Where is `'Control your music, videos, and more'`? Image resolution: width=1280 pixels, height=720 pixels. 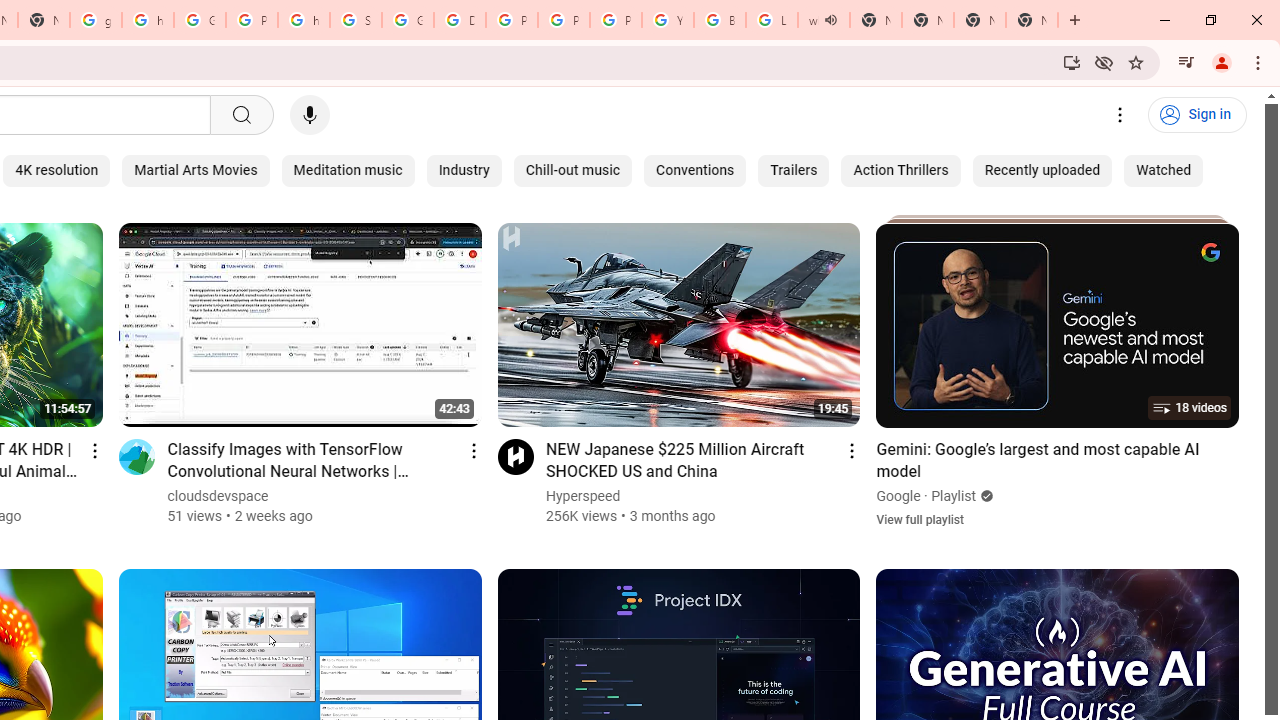
'Control your music, videos, and more' is located at coordinates (1185, 61).